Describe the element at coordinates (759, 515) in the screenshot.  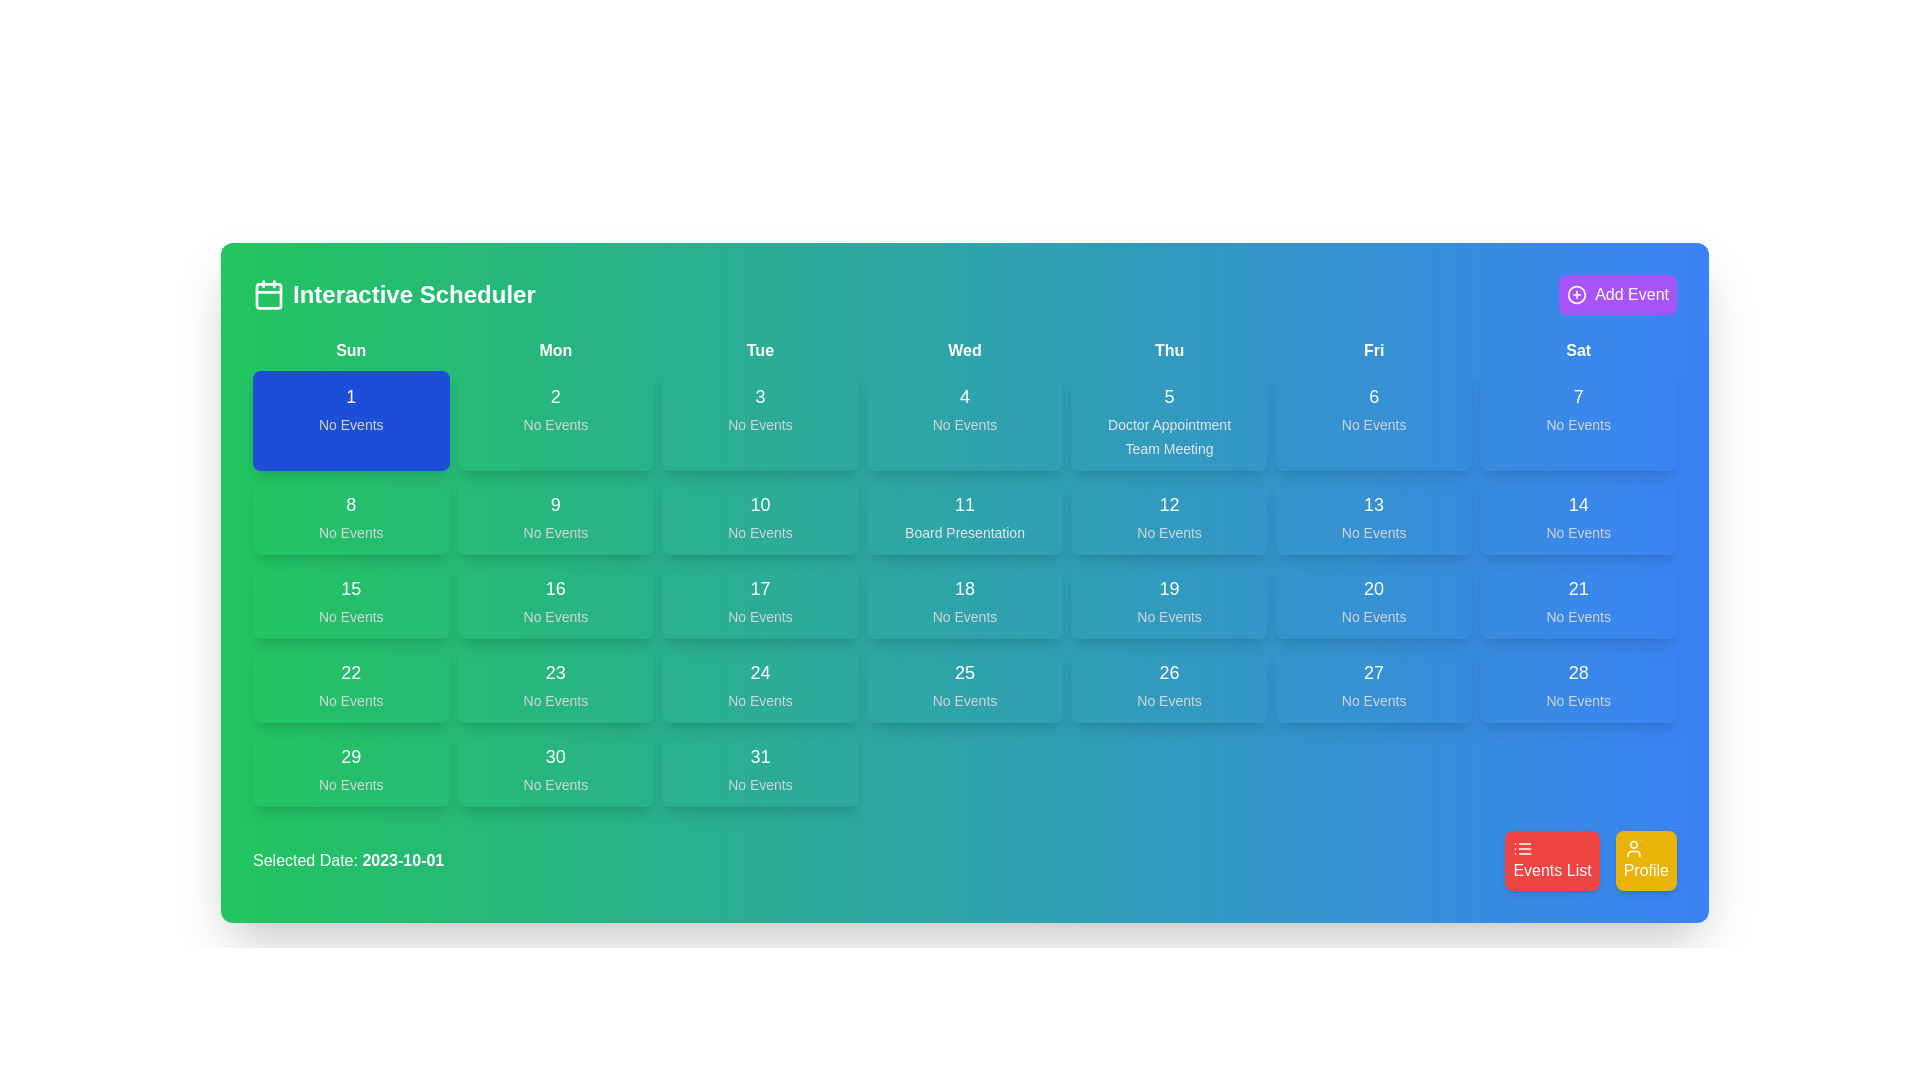
I see `the button-like interactive grid cell labeled '10' in the calendar layout` at that location.